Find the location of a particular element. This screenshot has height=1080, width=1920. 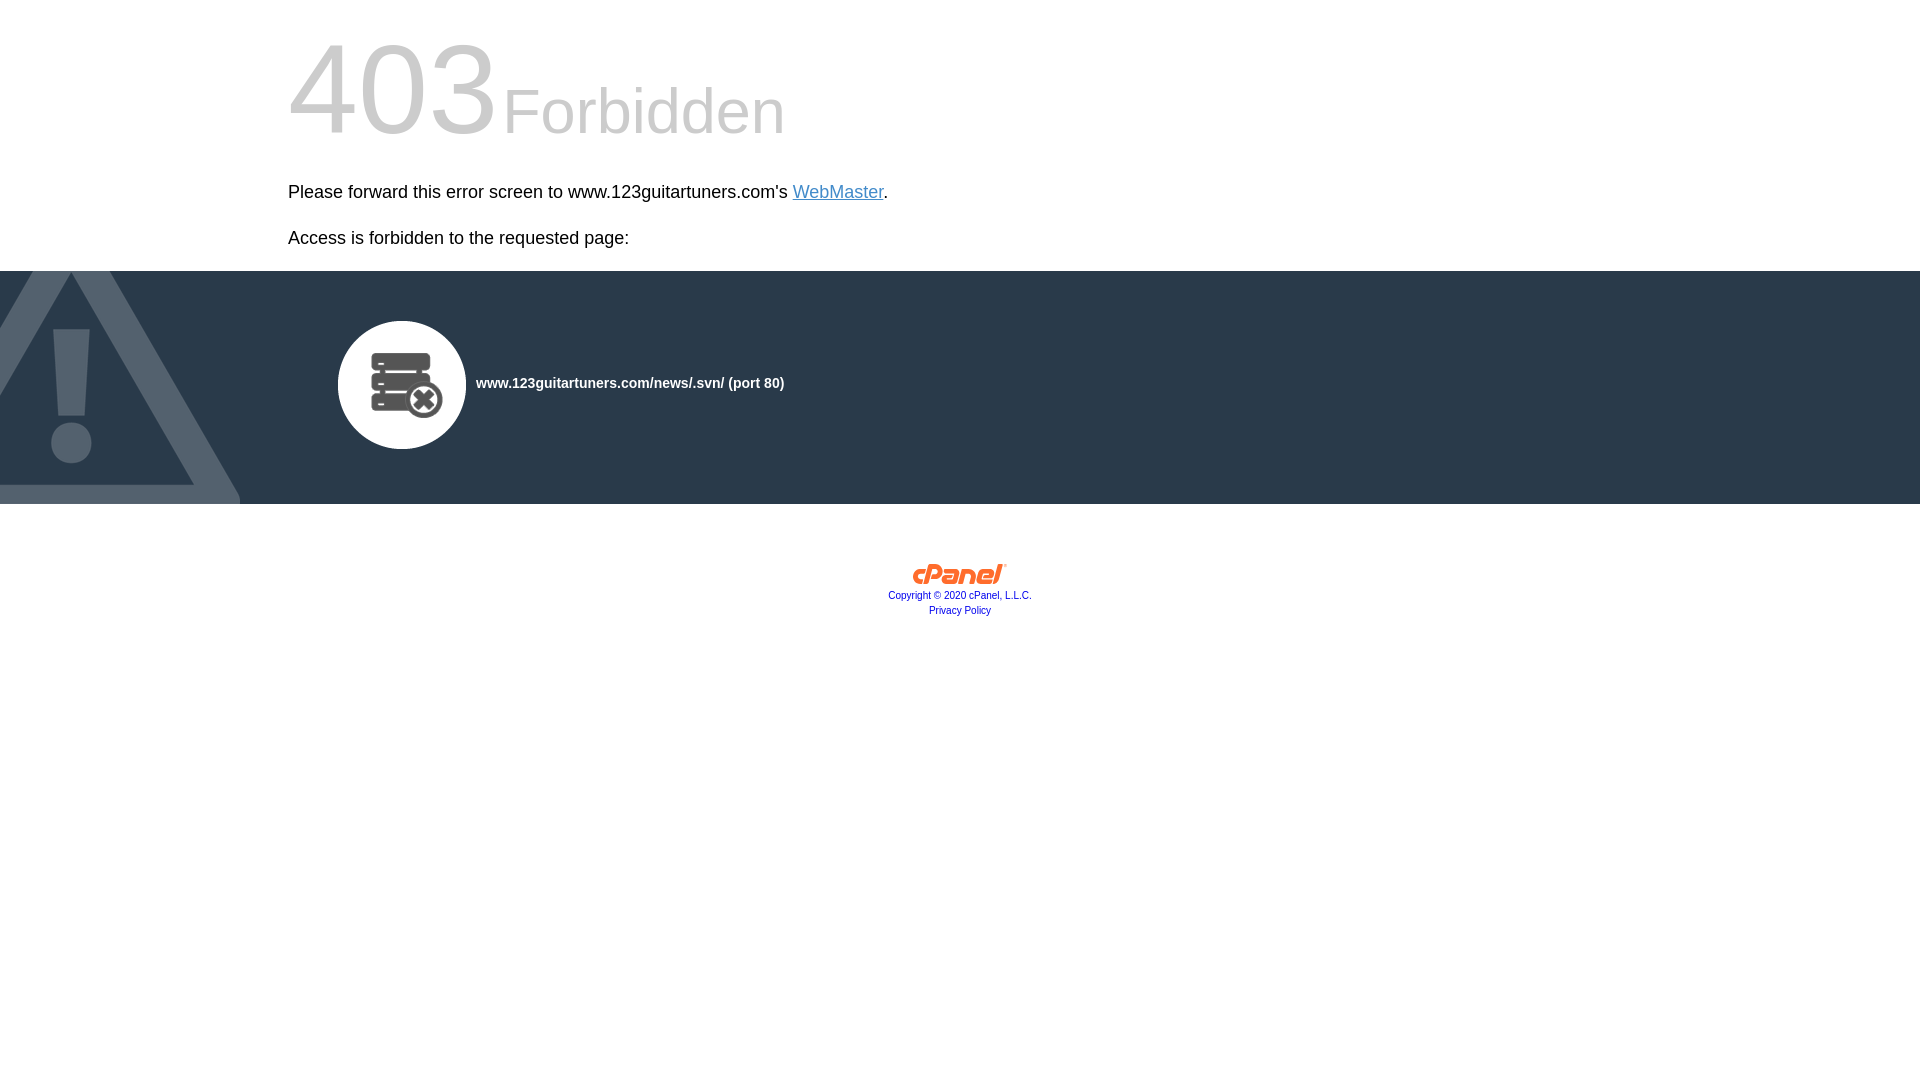

'cPanel, Inc.' is located at coordinates (911, 578).